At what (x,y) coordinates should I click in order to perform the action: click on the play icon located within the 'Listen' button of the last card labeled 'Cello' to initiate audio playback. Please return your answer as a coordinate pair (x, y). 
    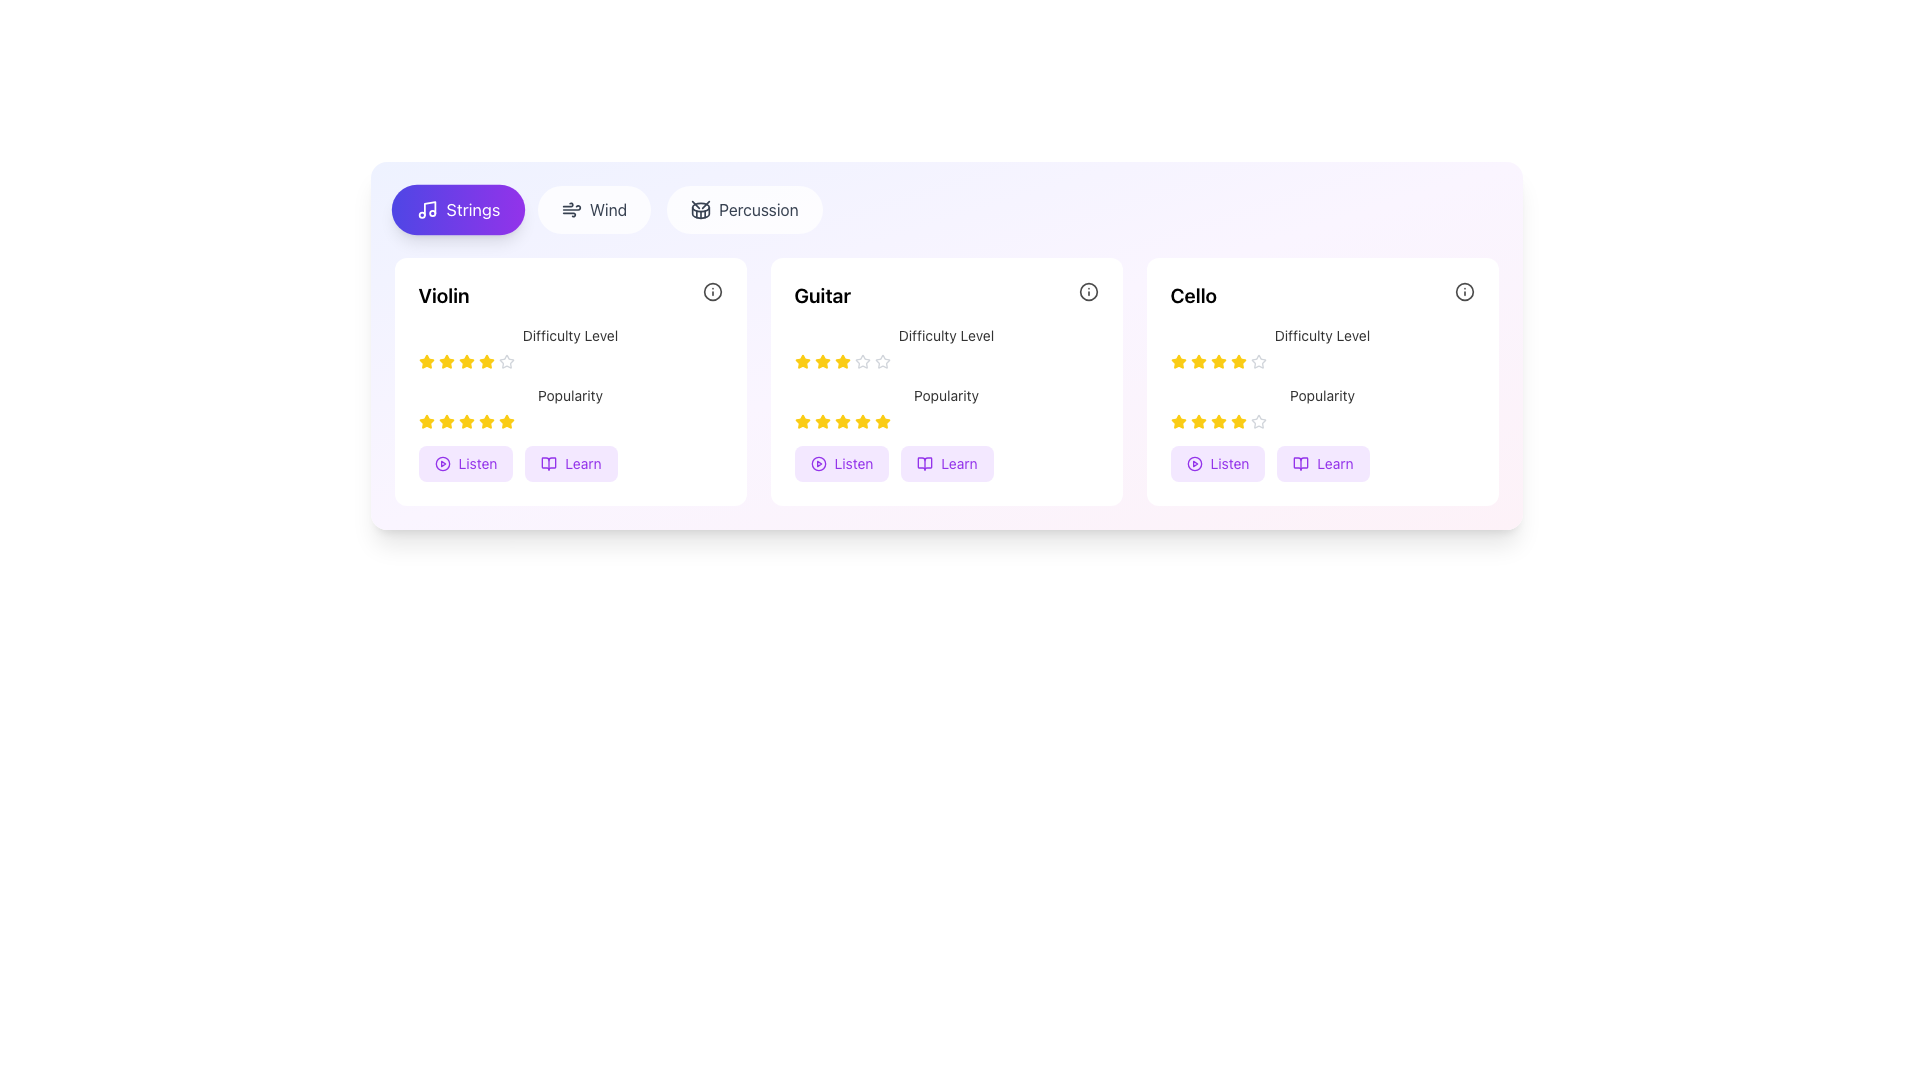
    Looking at the image, I should click on (1194, 463).